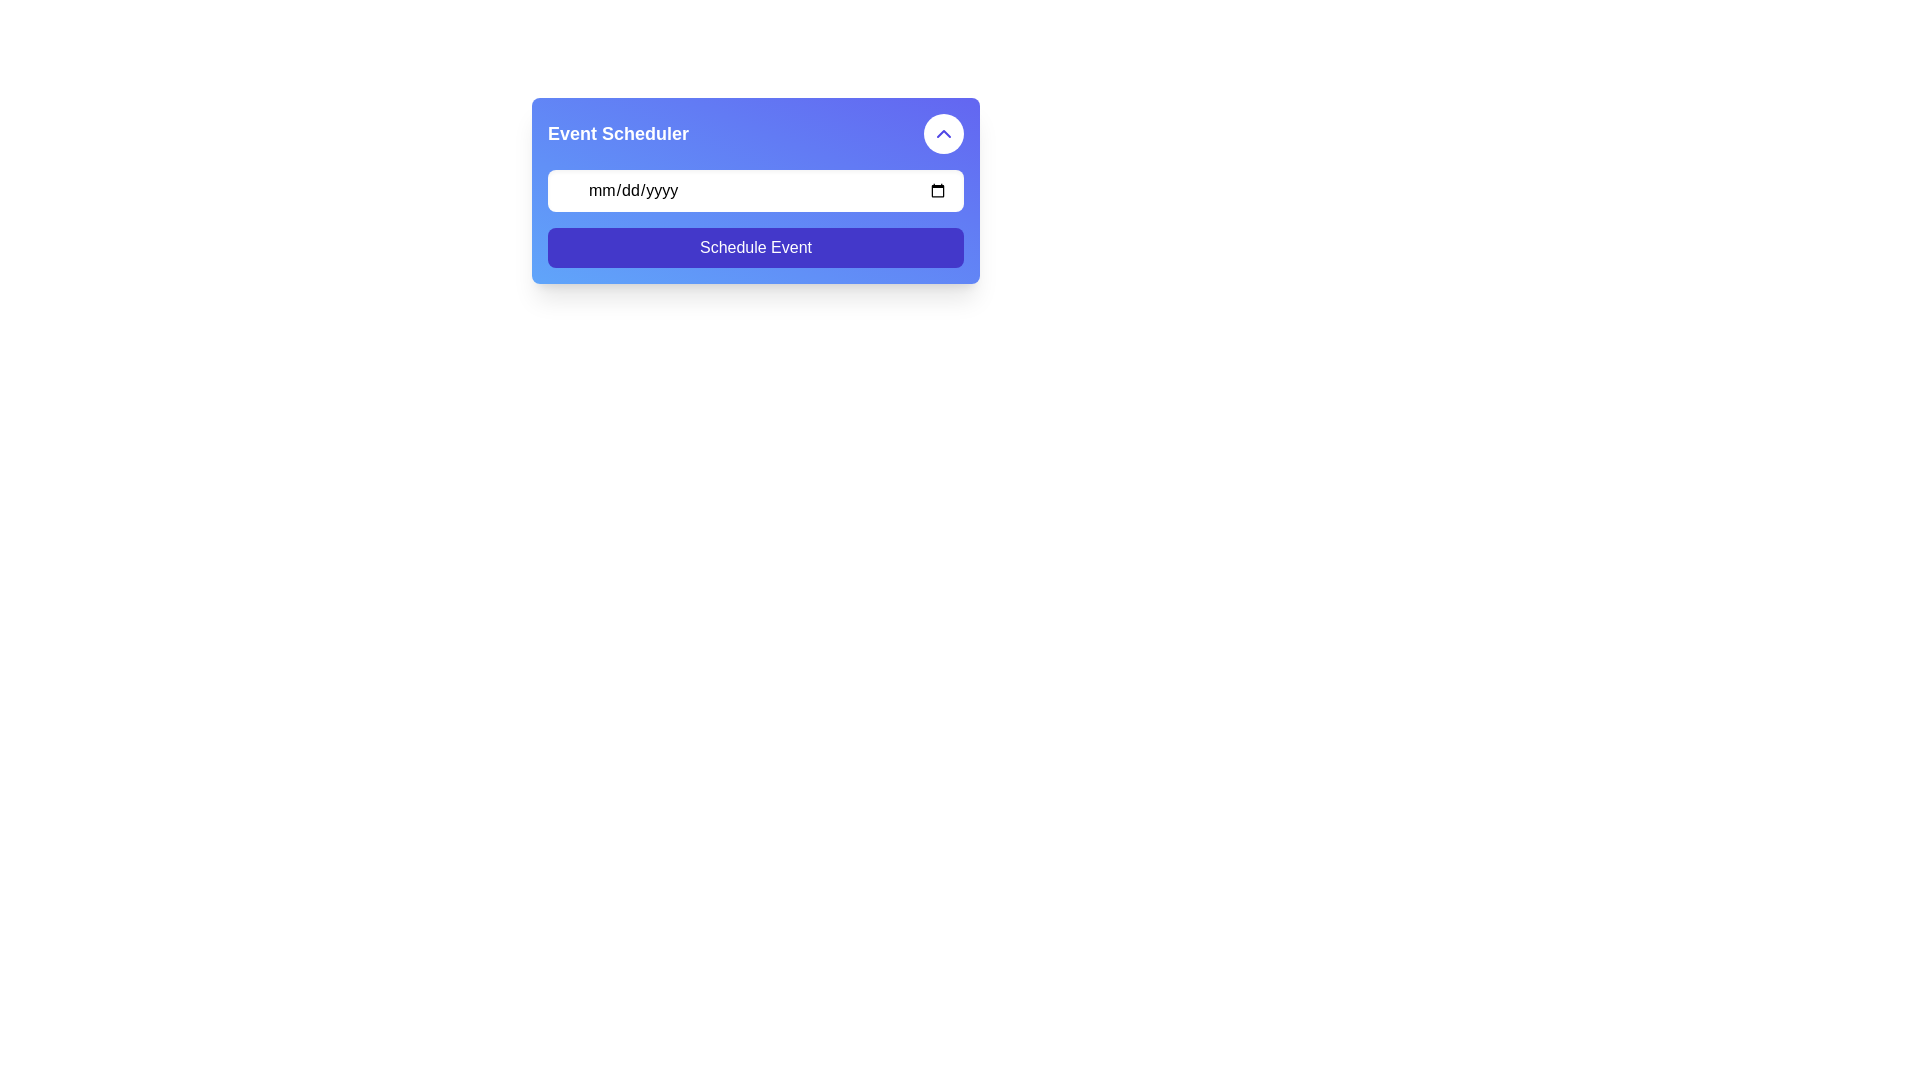  Describe the element at coordinates (754, 246) in the screenshot. I see `the solid indigo button labeled 'Schedule Event'` at that location.